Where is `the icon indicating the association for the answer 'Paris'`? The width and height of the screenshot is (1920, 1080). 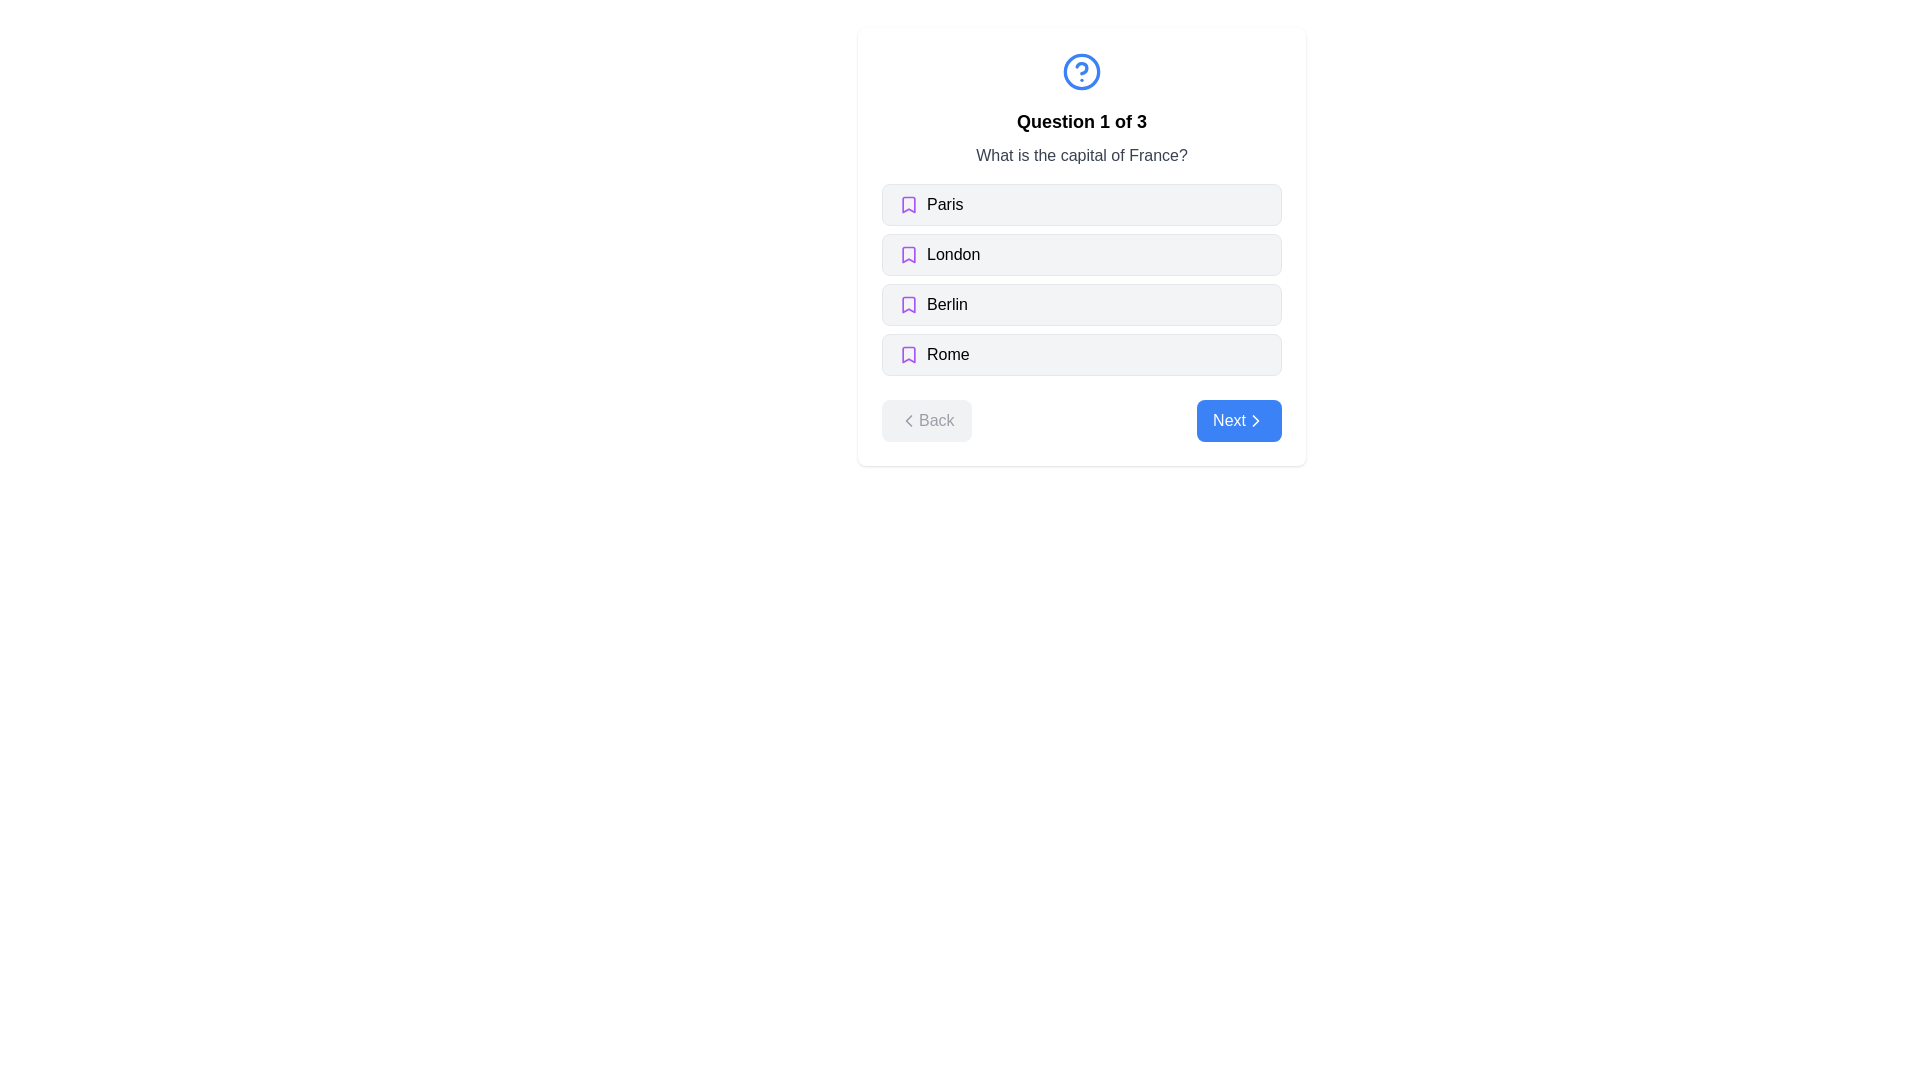 the icon indicating the association for the answer 'Paris' is located at coordinates (907, 204).